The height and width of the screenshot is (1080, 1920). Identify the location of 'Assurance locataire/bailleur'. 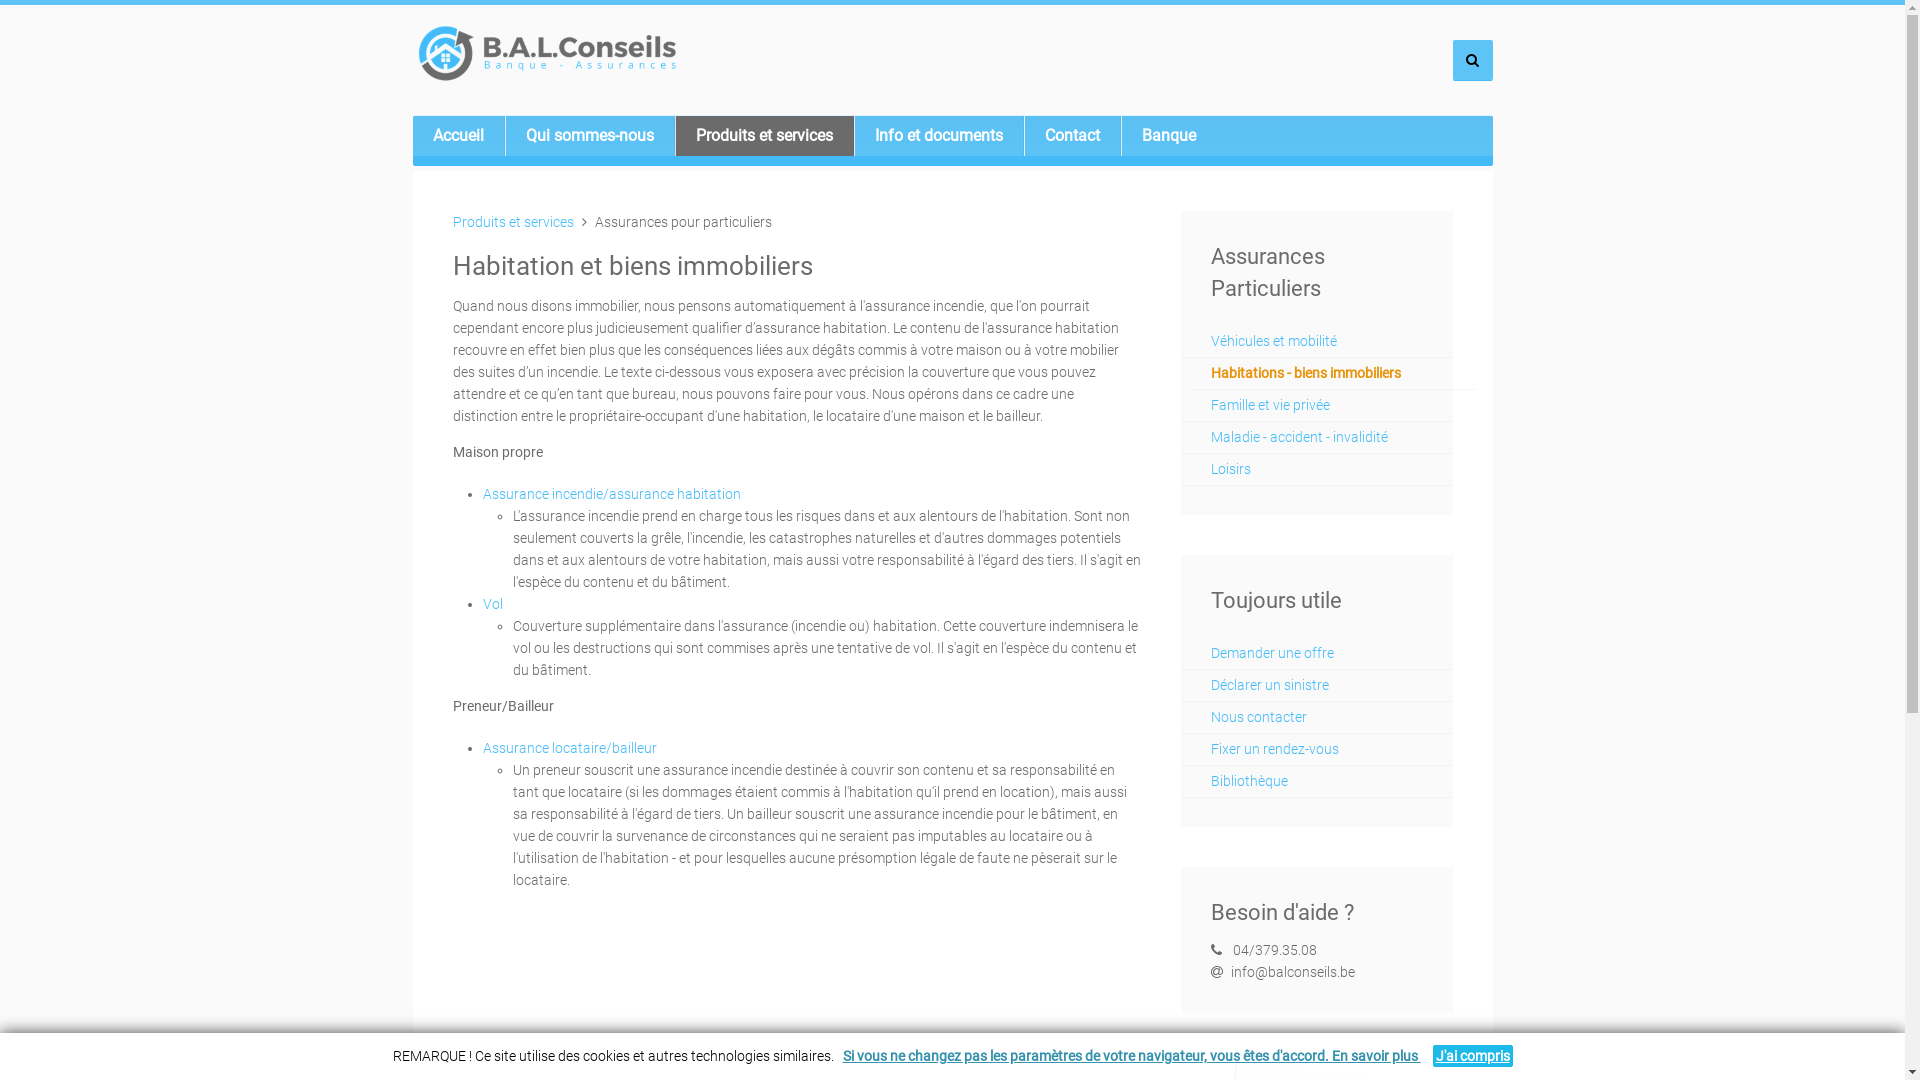
(568, 748).